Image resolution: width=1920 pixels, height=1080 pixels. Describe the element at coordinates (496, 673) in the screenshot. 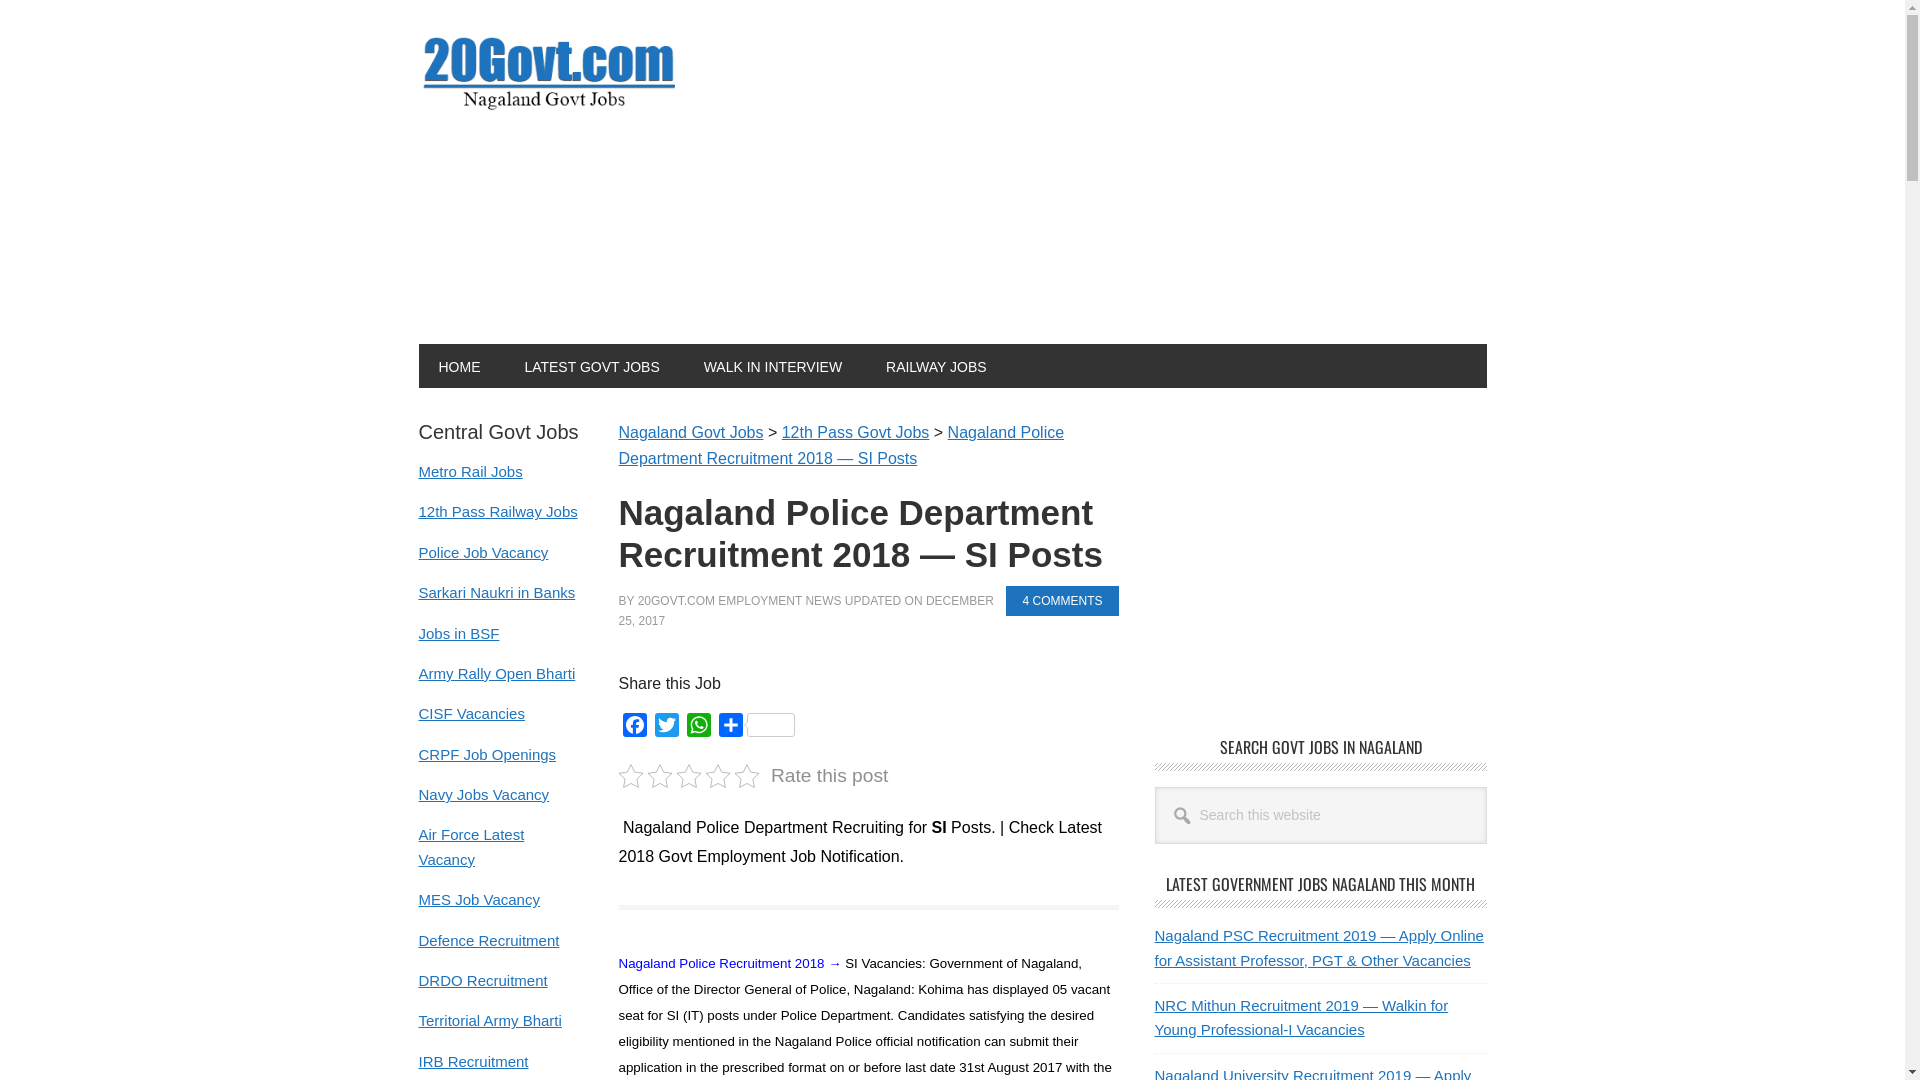

I see `'Army Rally Open Bharti'` at that location.